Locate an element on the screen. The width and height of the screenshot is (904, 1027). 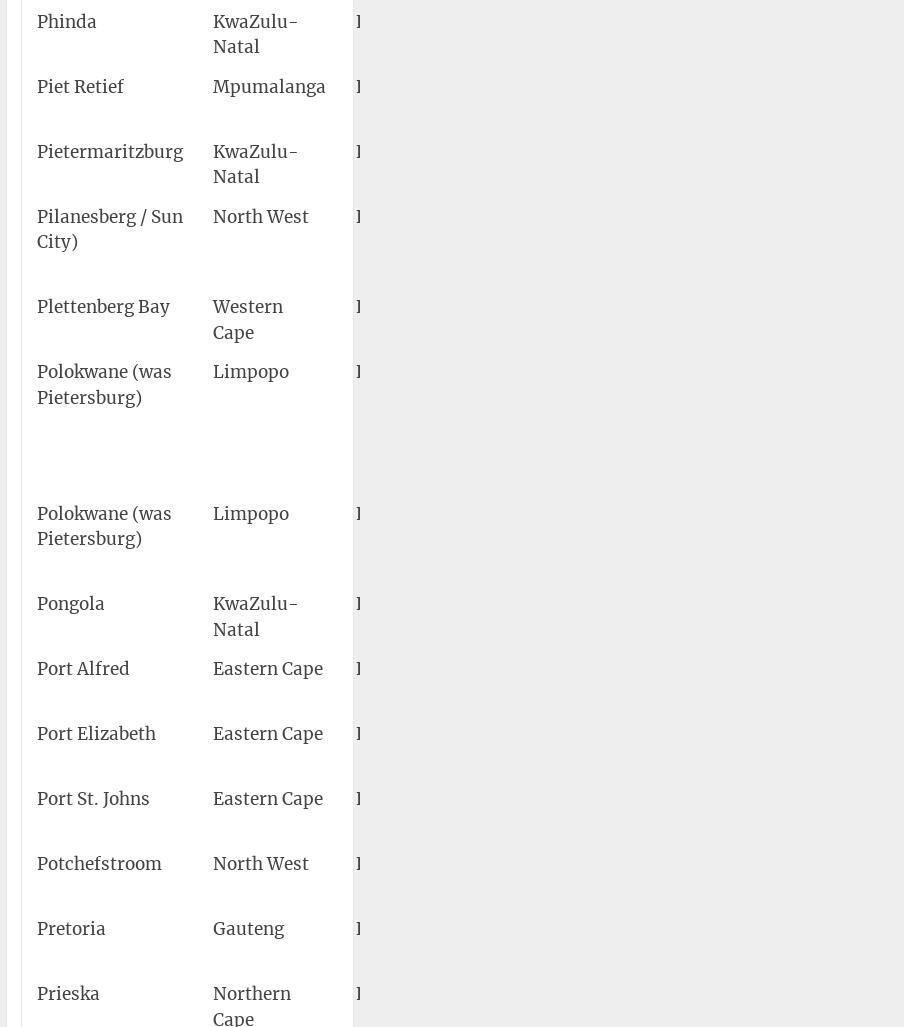
'FAPE' is located at coordinates (354, 733).